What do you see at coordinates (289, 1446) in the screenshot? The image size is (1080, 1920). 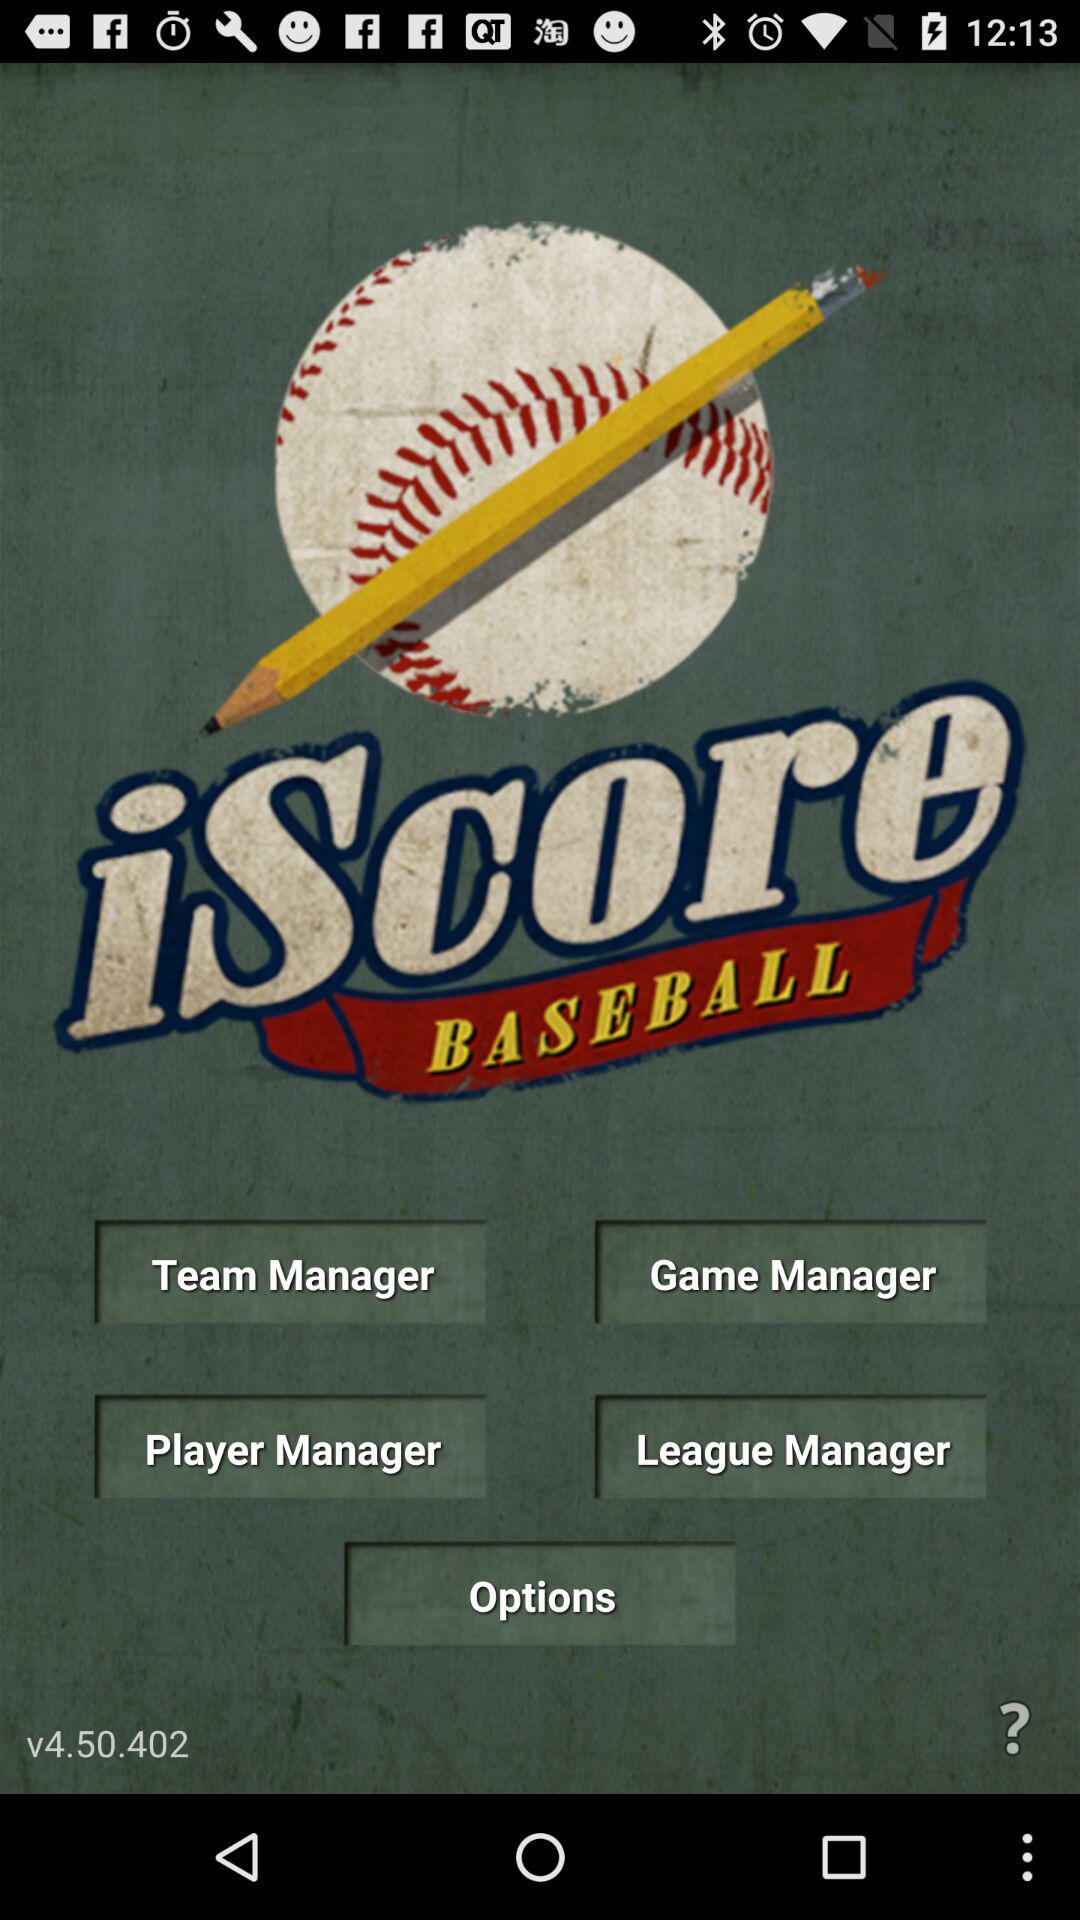 I see `the player manager icon` at bounding box center [289, 1446].